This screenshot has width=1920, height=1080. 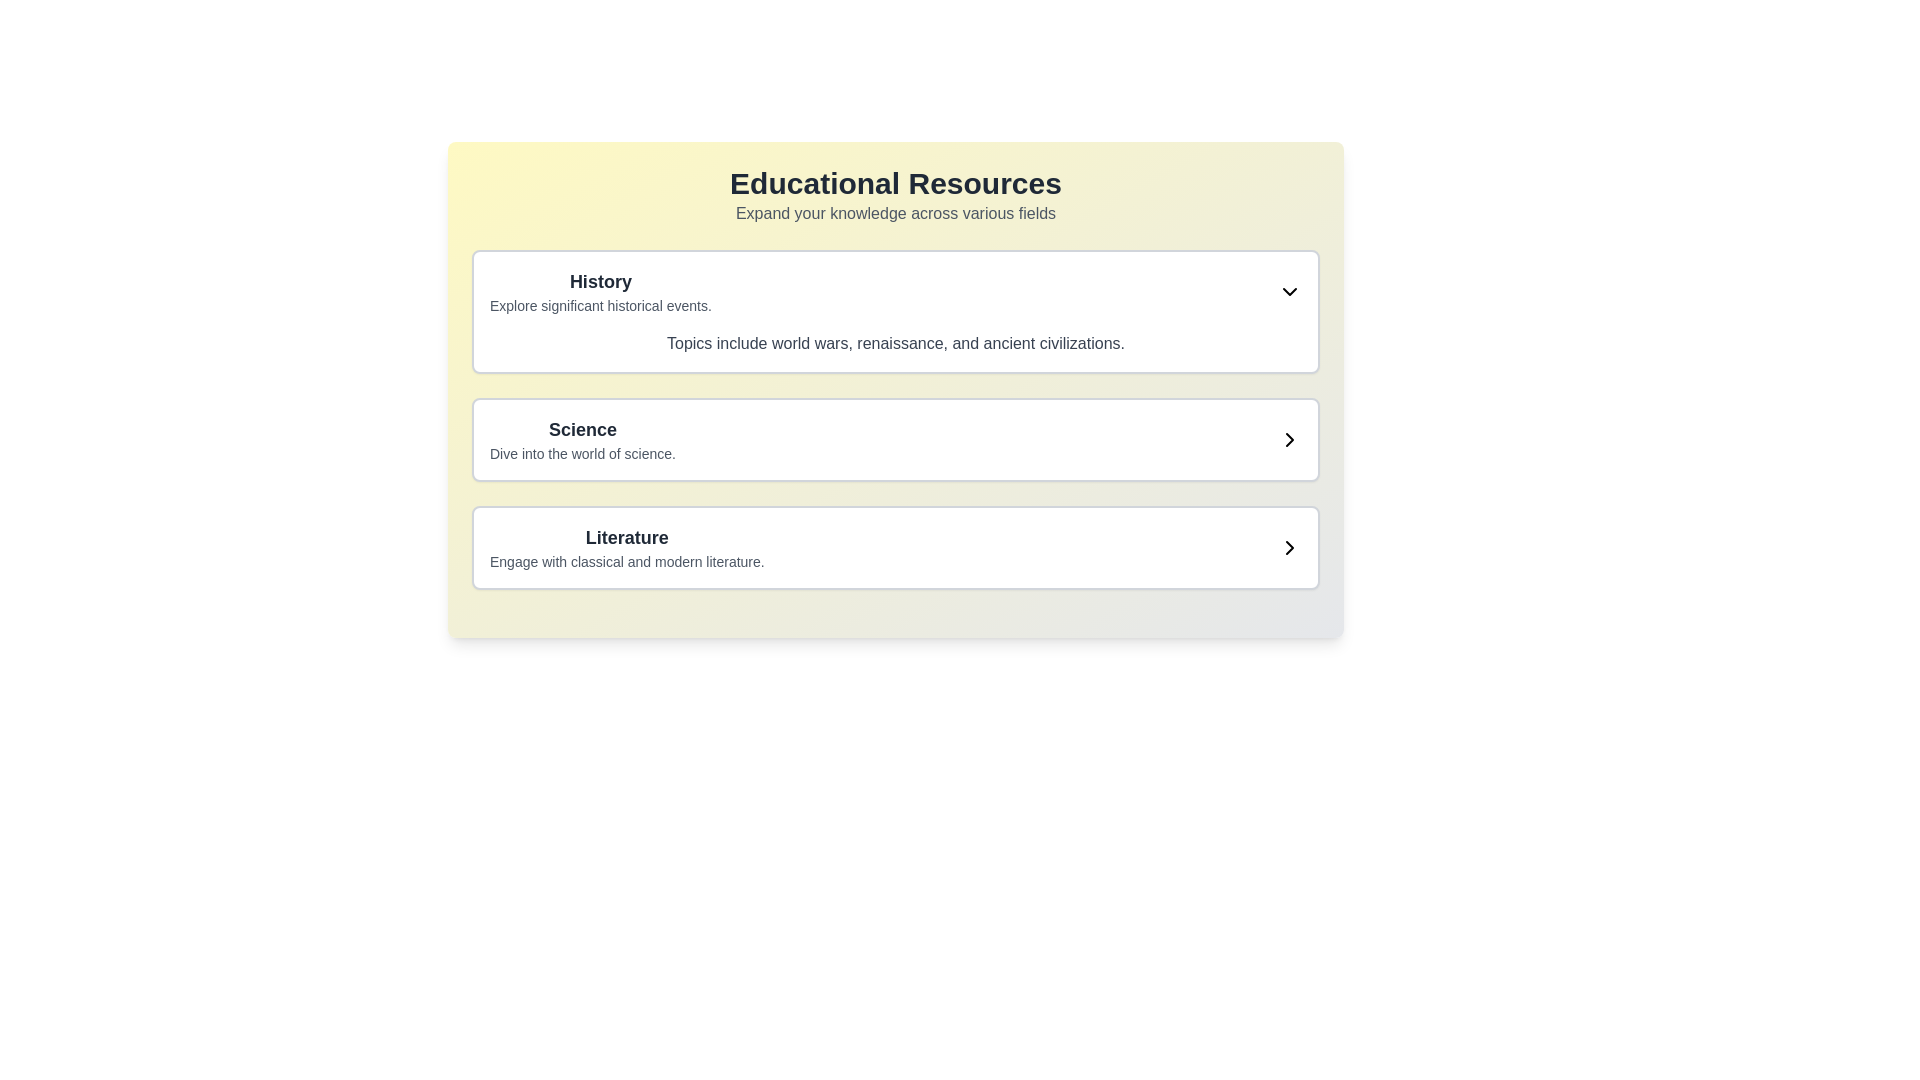 I want to click on the chevron-right icon button located at the far-right side of the 'Literature' section, so click(x=1290, y=547).